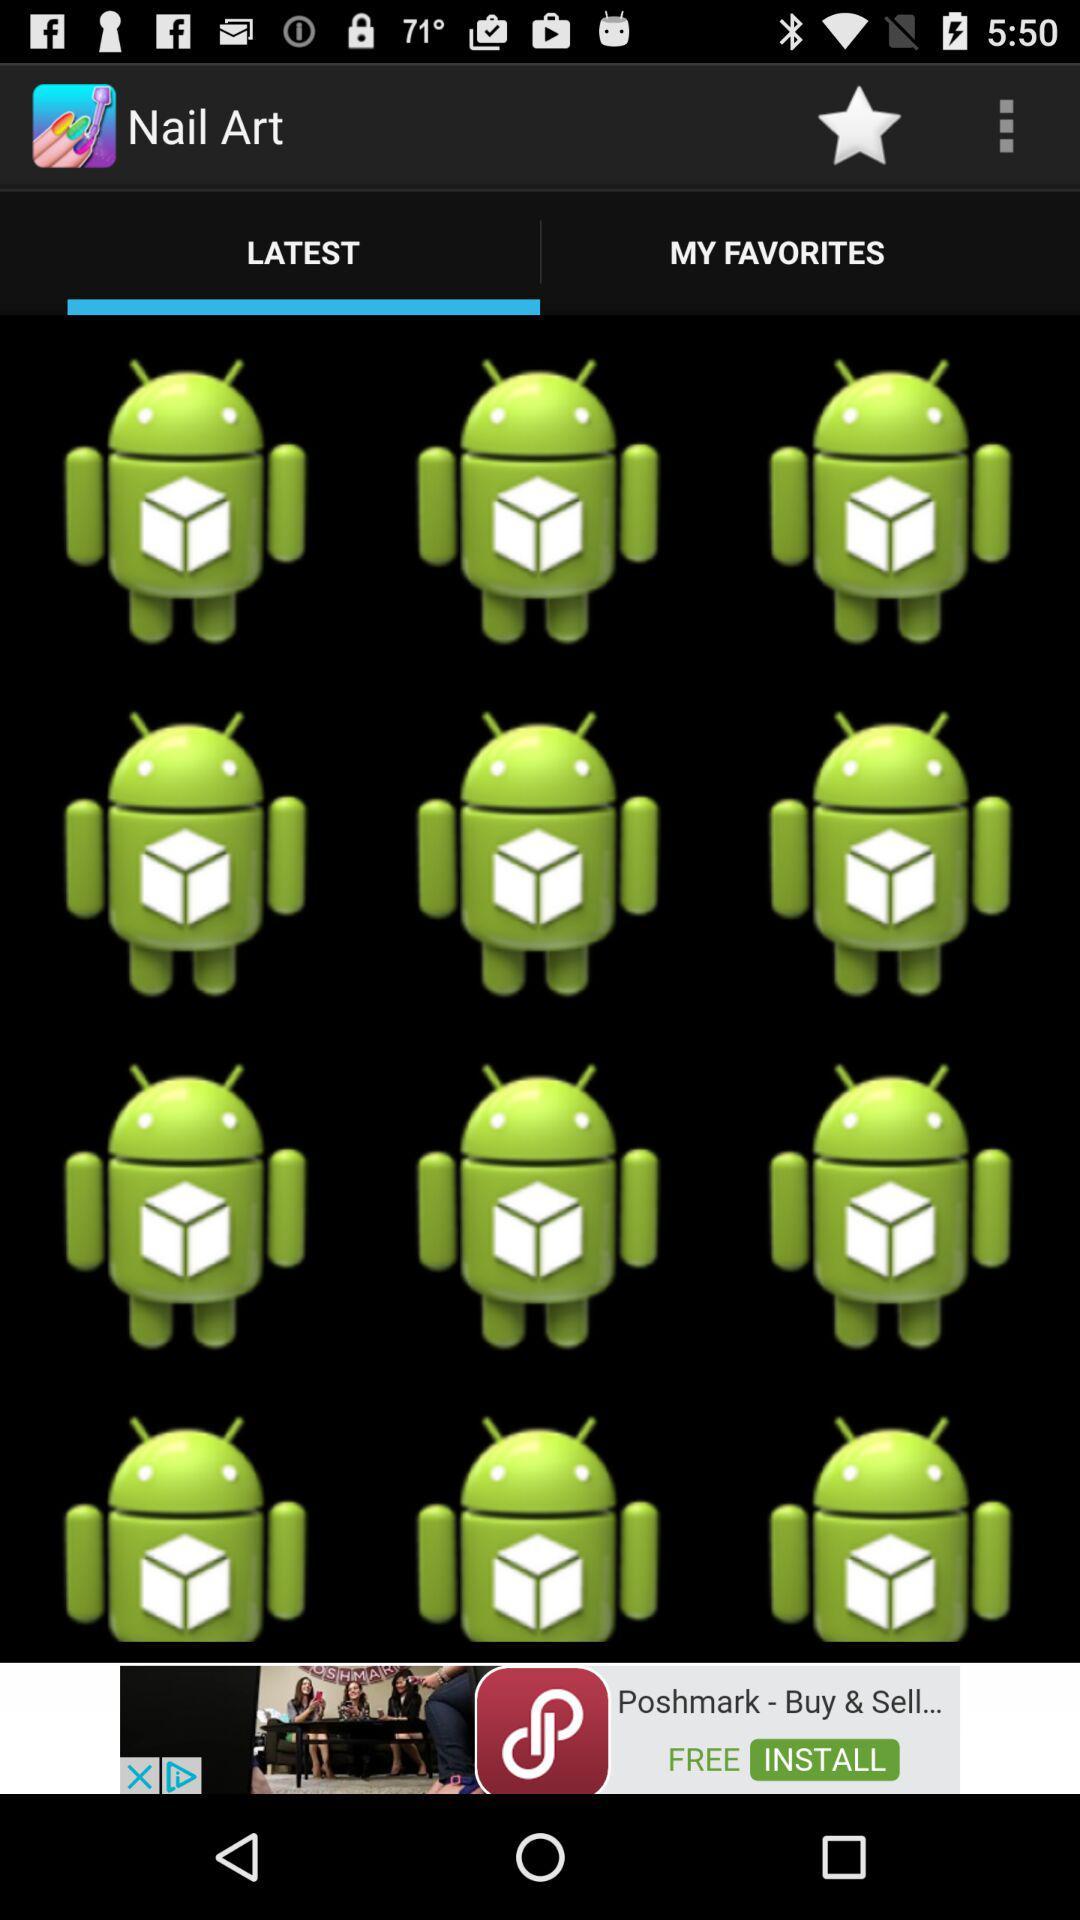 The width and height of the screenshot is (1080, 1920). What do you see at coordinates (1006, 124) in the screenshot?
I see `open menu` at bounding box center [1006, 124].